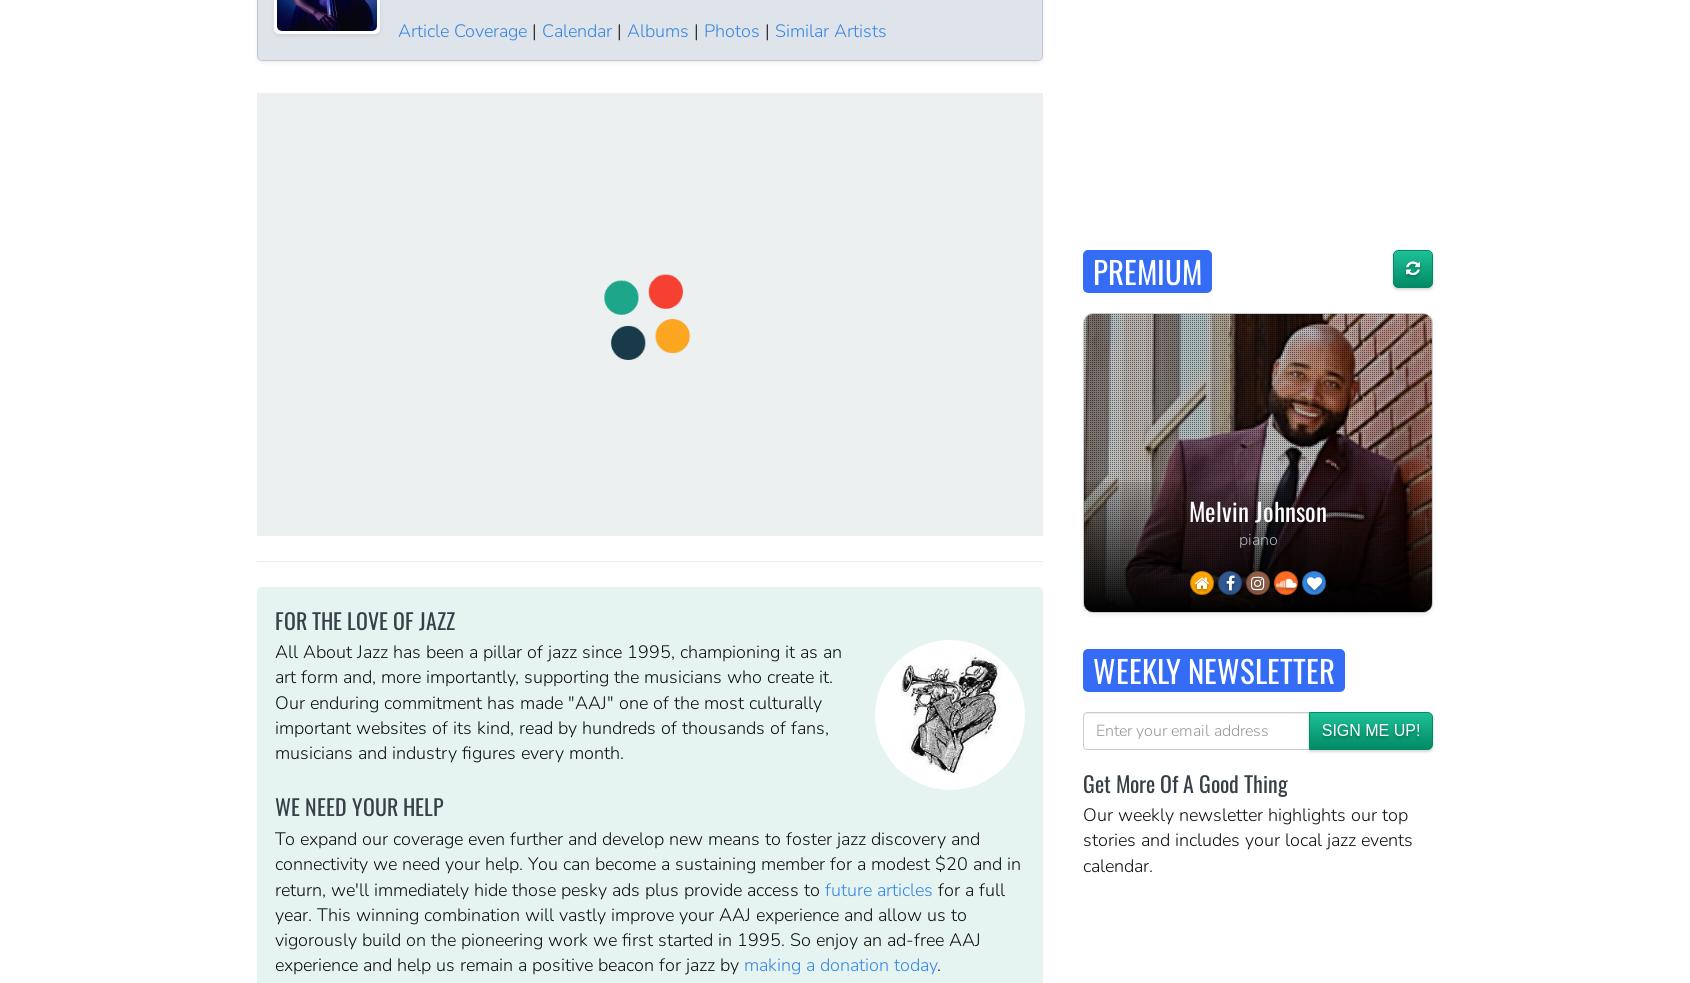  Describe the element at coordinates (363, 618) in the screenshot. I see `'FOR THE LOVE OF JAZZ'` at that location.